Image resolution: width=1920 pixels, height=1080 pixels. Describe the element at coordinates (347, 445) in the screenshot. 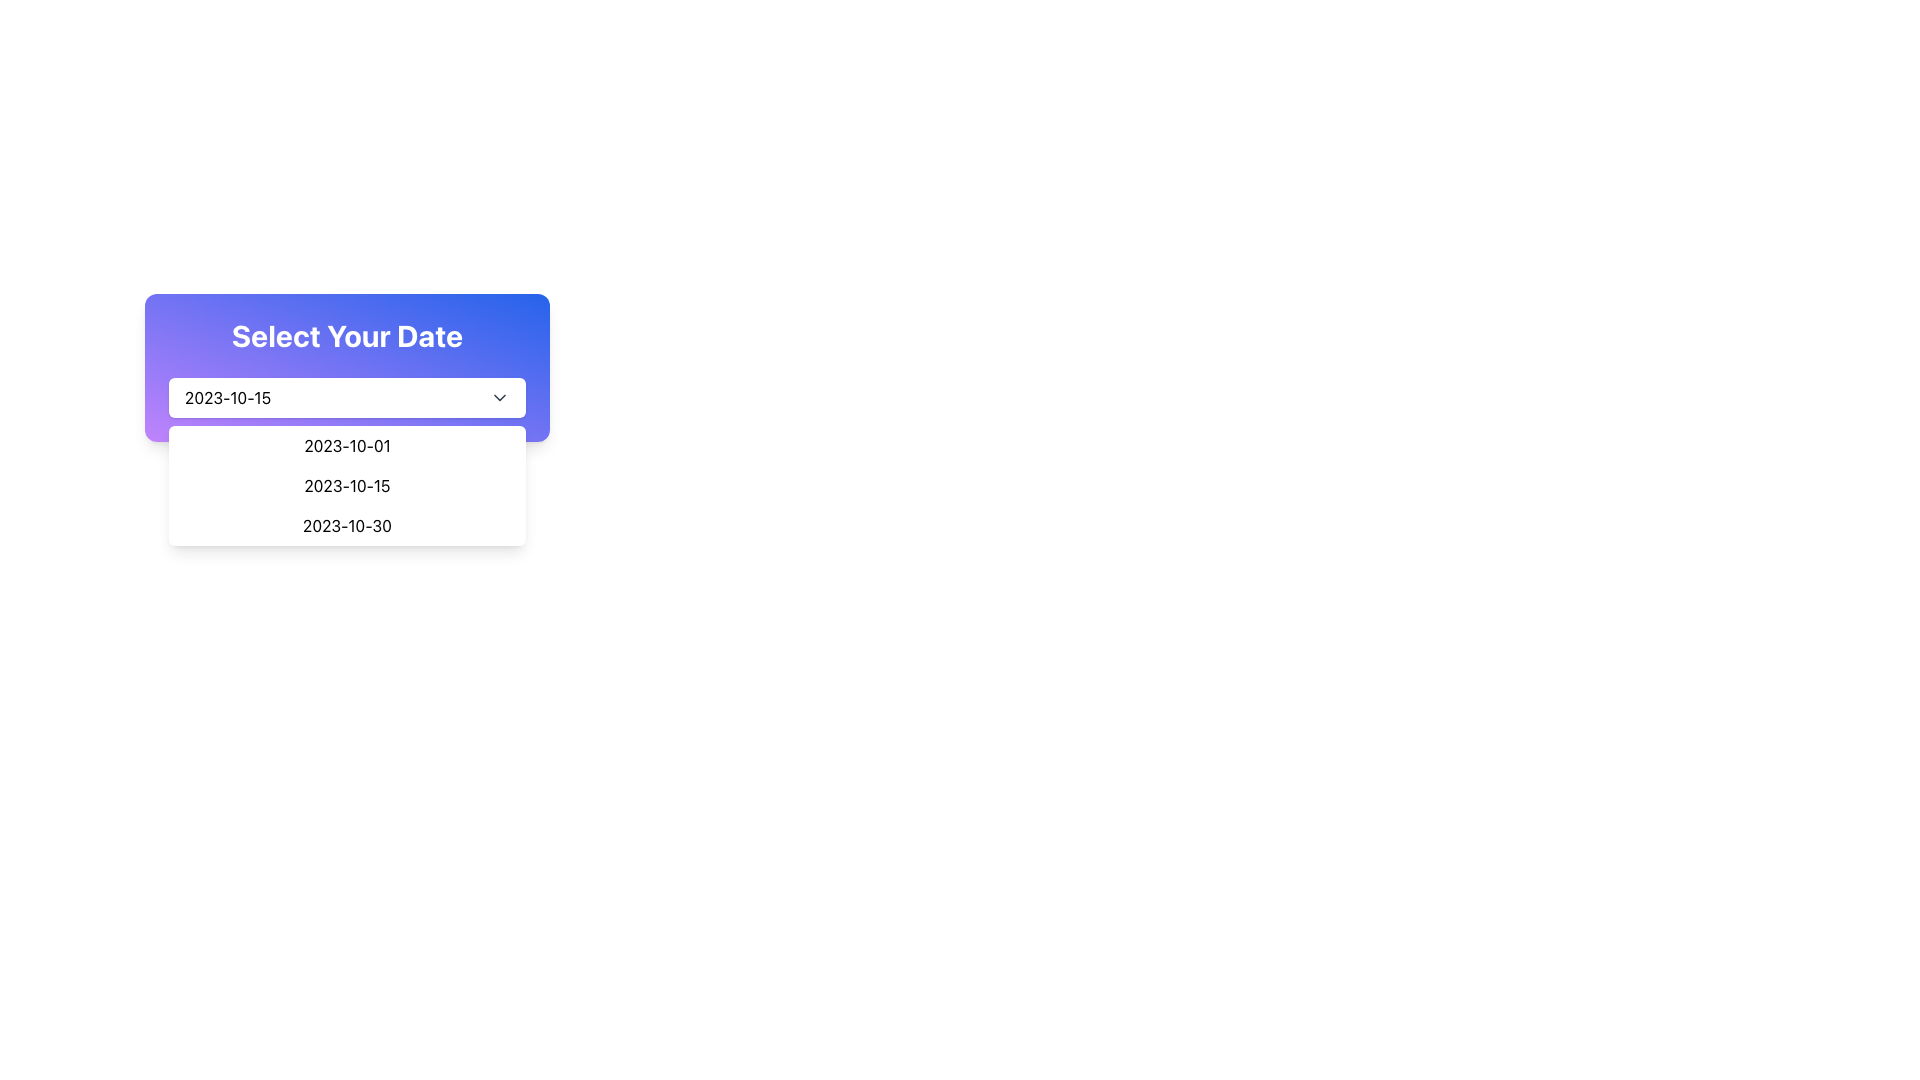

I see `the first selectable option in the dropdown menu to set the date to '2023-10-01'` at that location.